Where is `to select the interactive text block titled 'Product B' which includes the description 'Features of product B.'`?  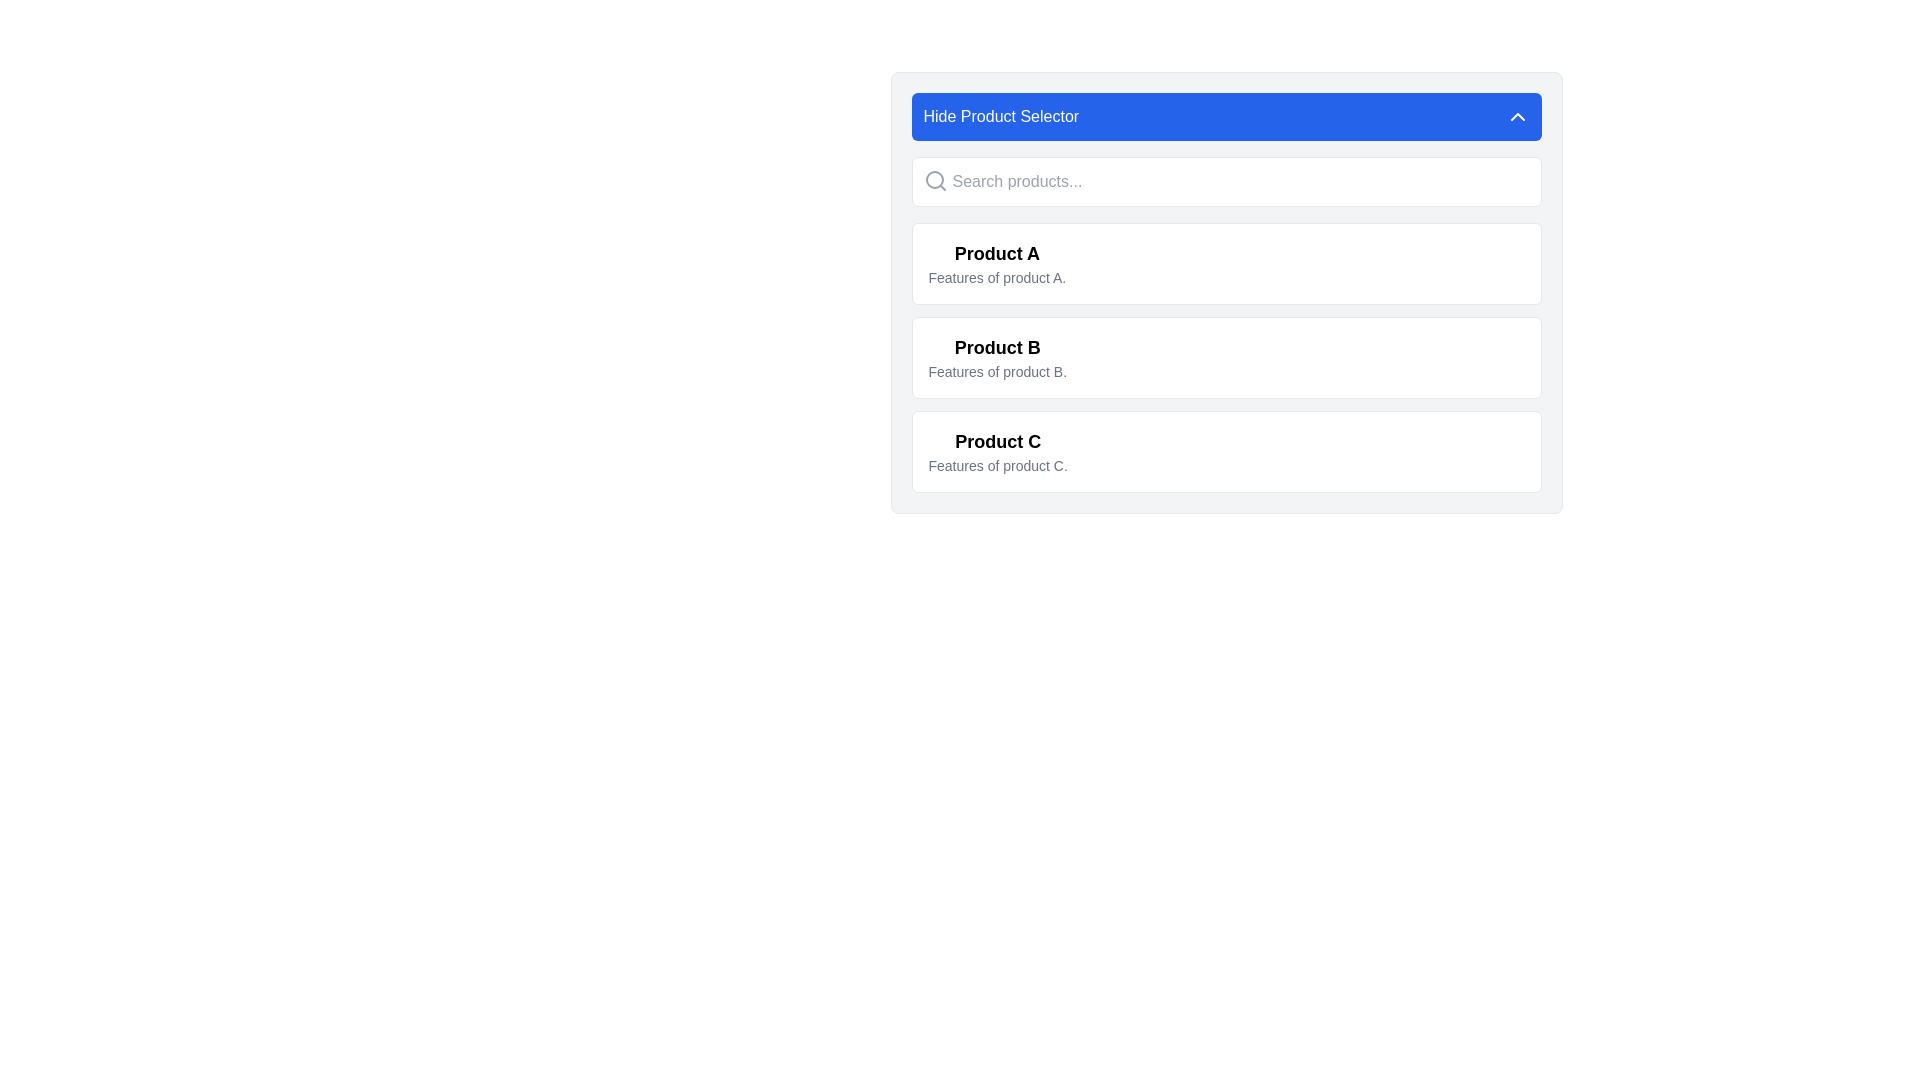 to select the interactive text block titled 'Product B' which includes the description 'Features of product B.' is located at coordinates (997, 357).